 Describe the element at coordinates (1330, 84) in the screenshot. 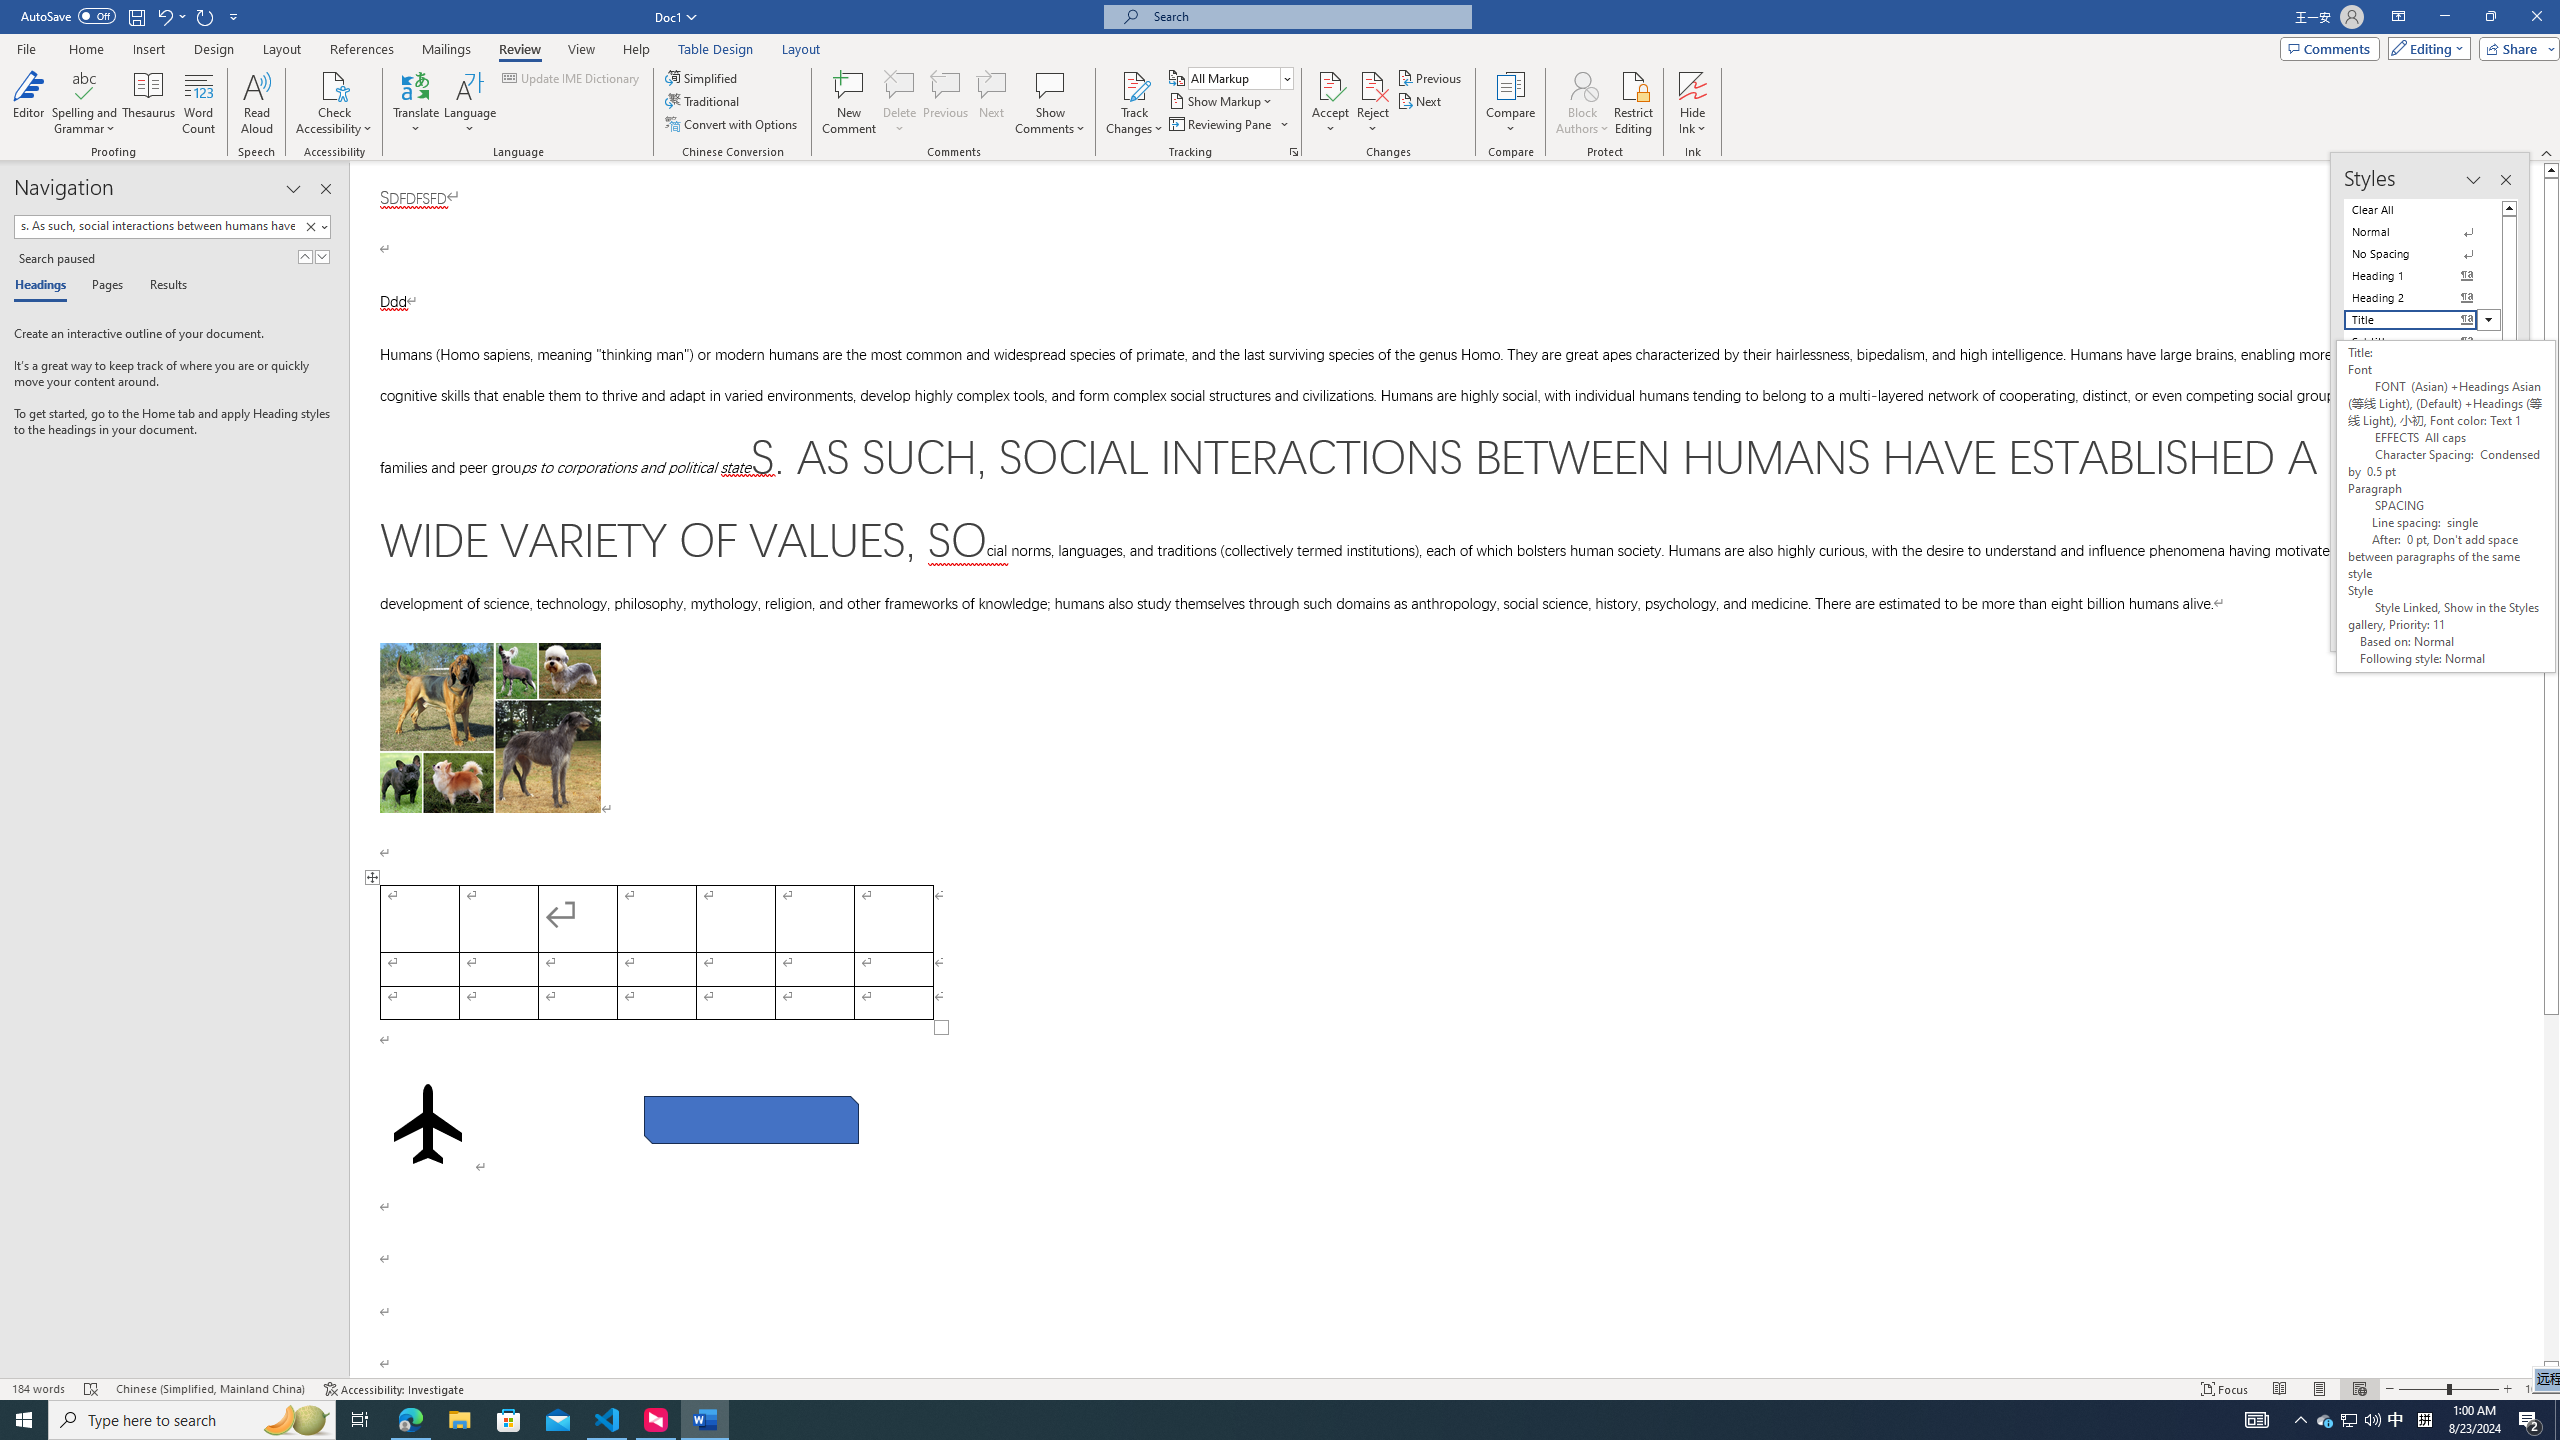

I see `'Accept and Move to Next'` at that location.